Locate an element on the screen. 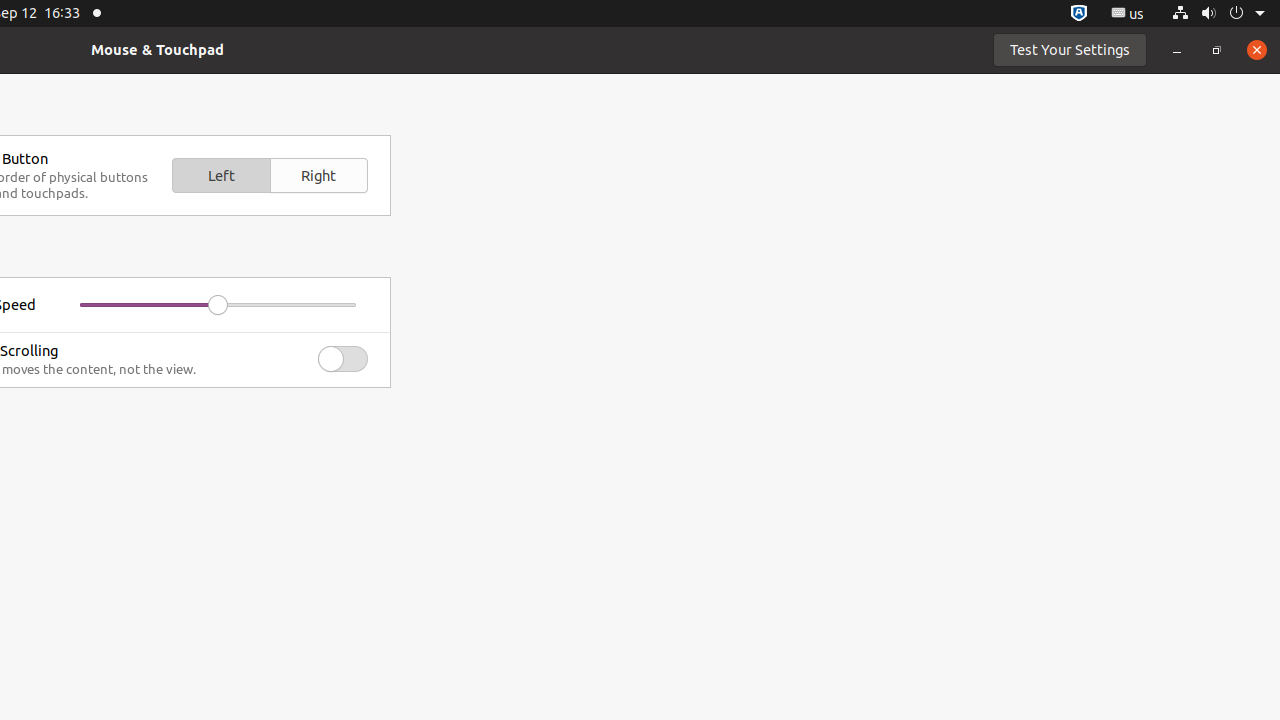 This screenshot has width=1280, height=720. 'Mouse & Touchpad' is located at coordinates (156, 48).